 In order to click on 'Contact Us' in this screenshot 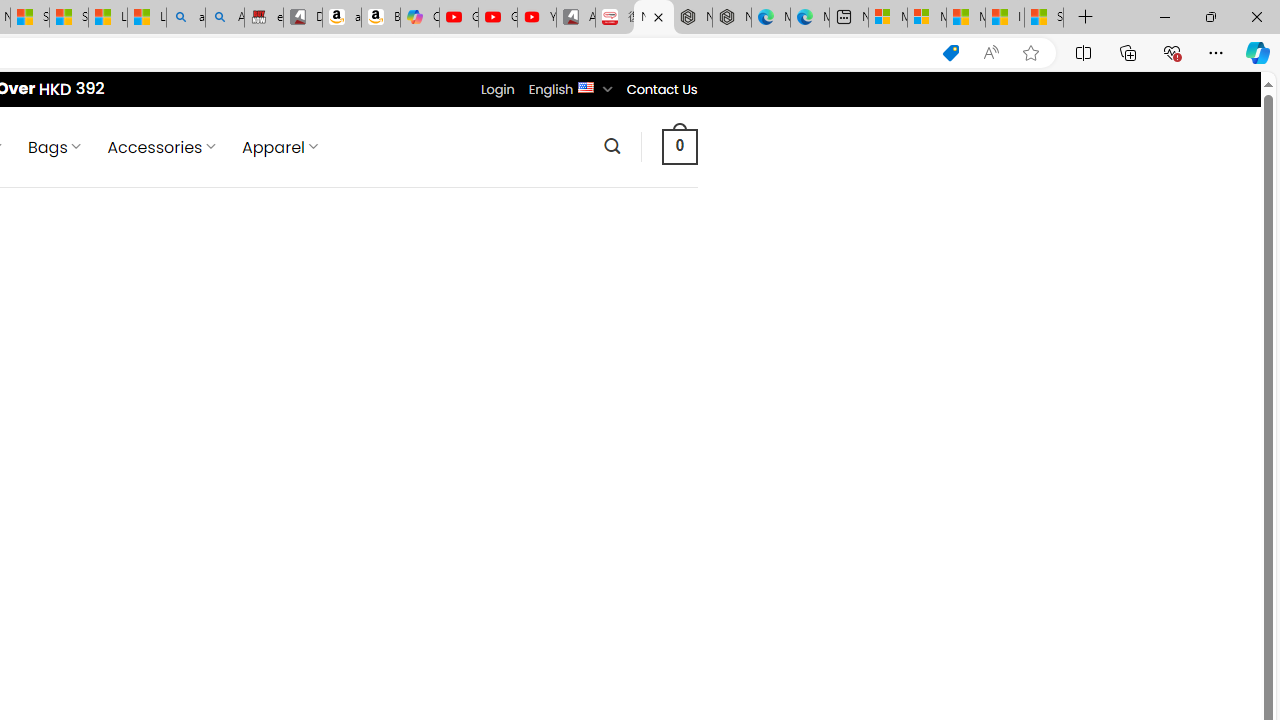, I will do `click(661, 88)`.